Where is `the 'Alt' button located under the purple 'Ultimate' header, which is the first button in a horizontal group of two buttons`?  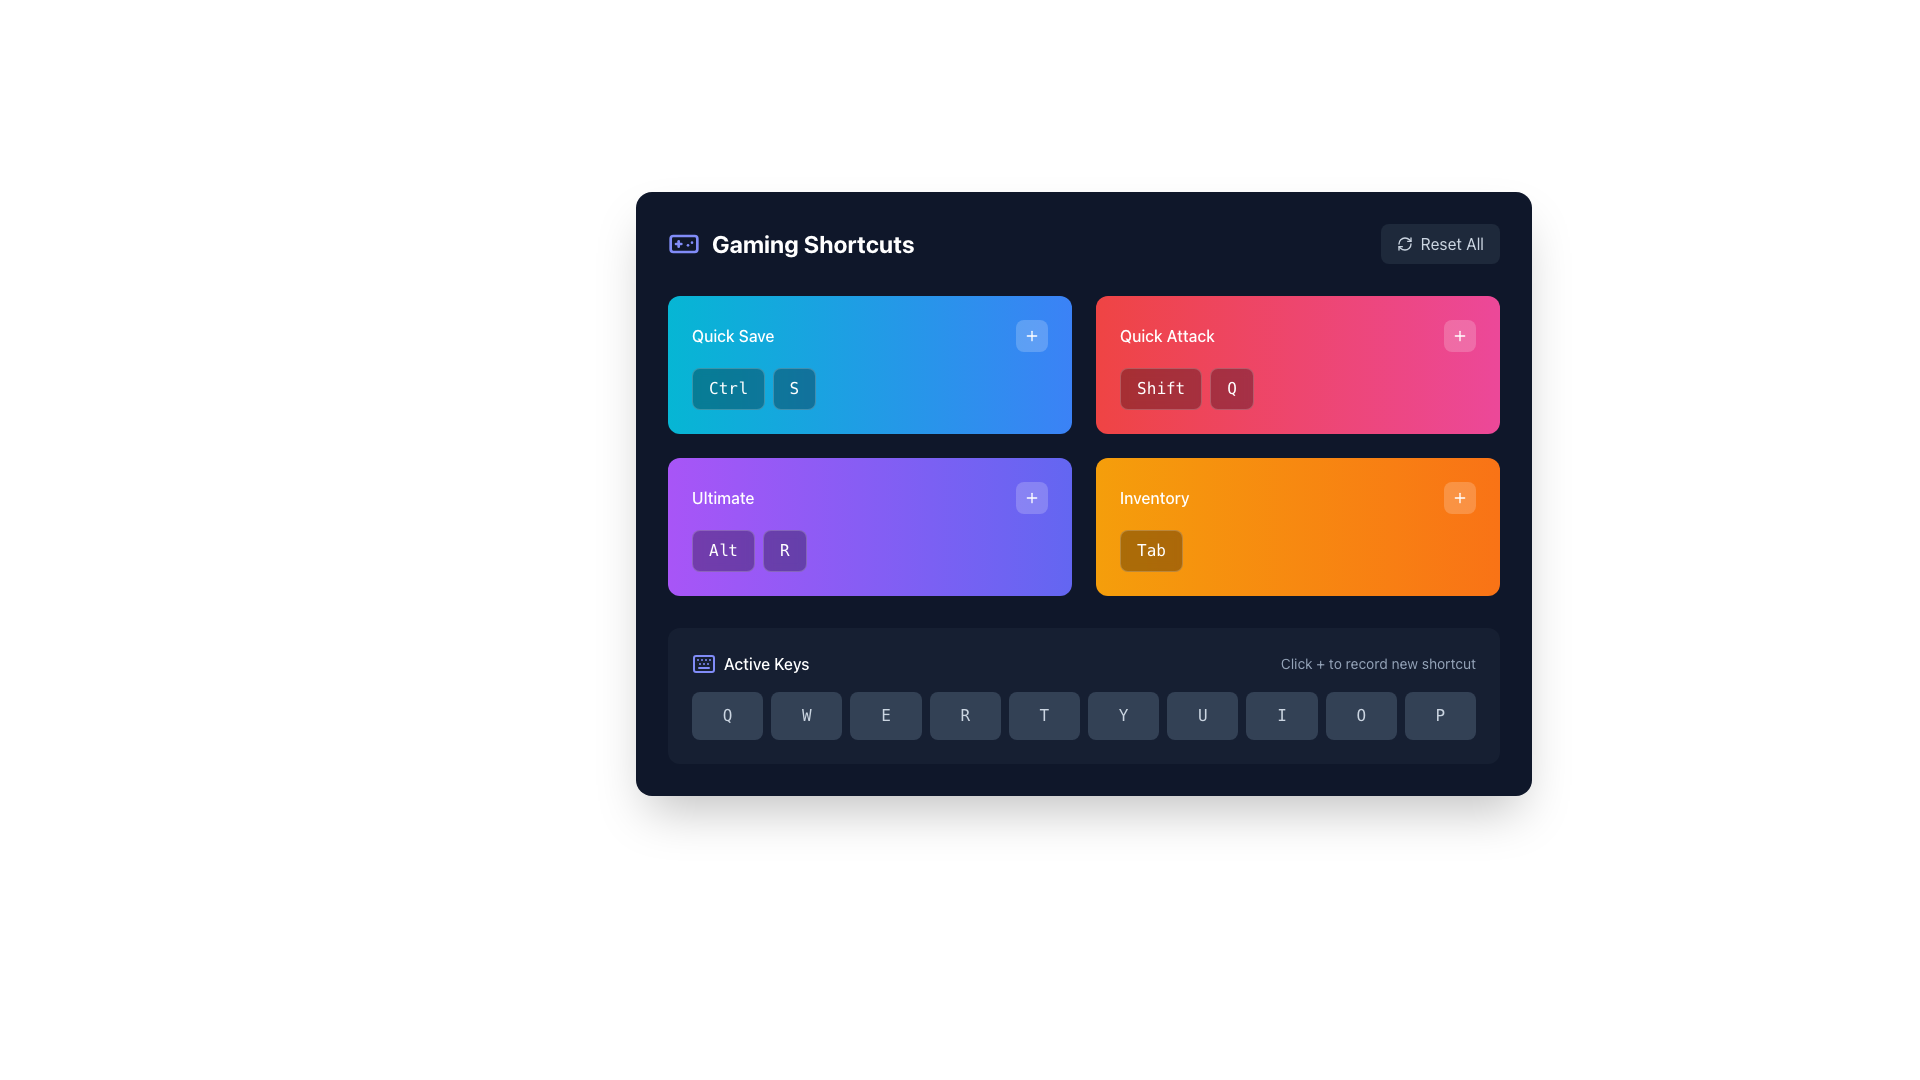
the 'Alt' button located under the purple 'Ultimate' header, which is the first button in a horizontal group of two buttons is located at coordinates (722, 551).